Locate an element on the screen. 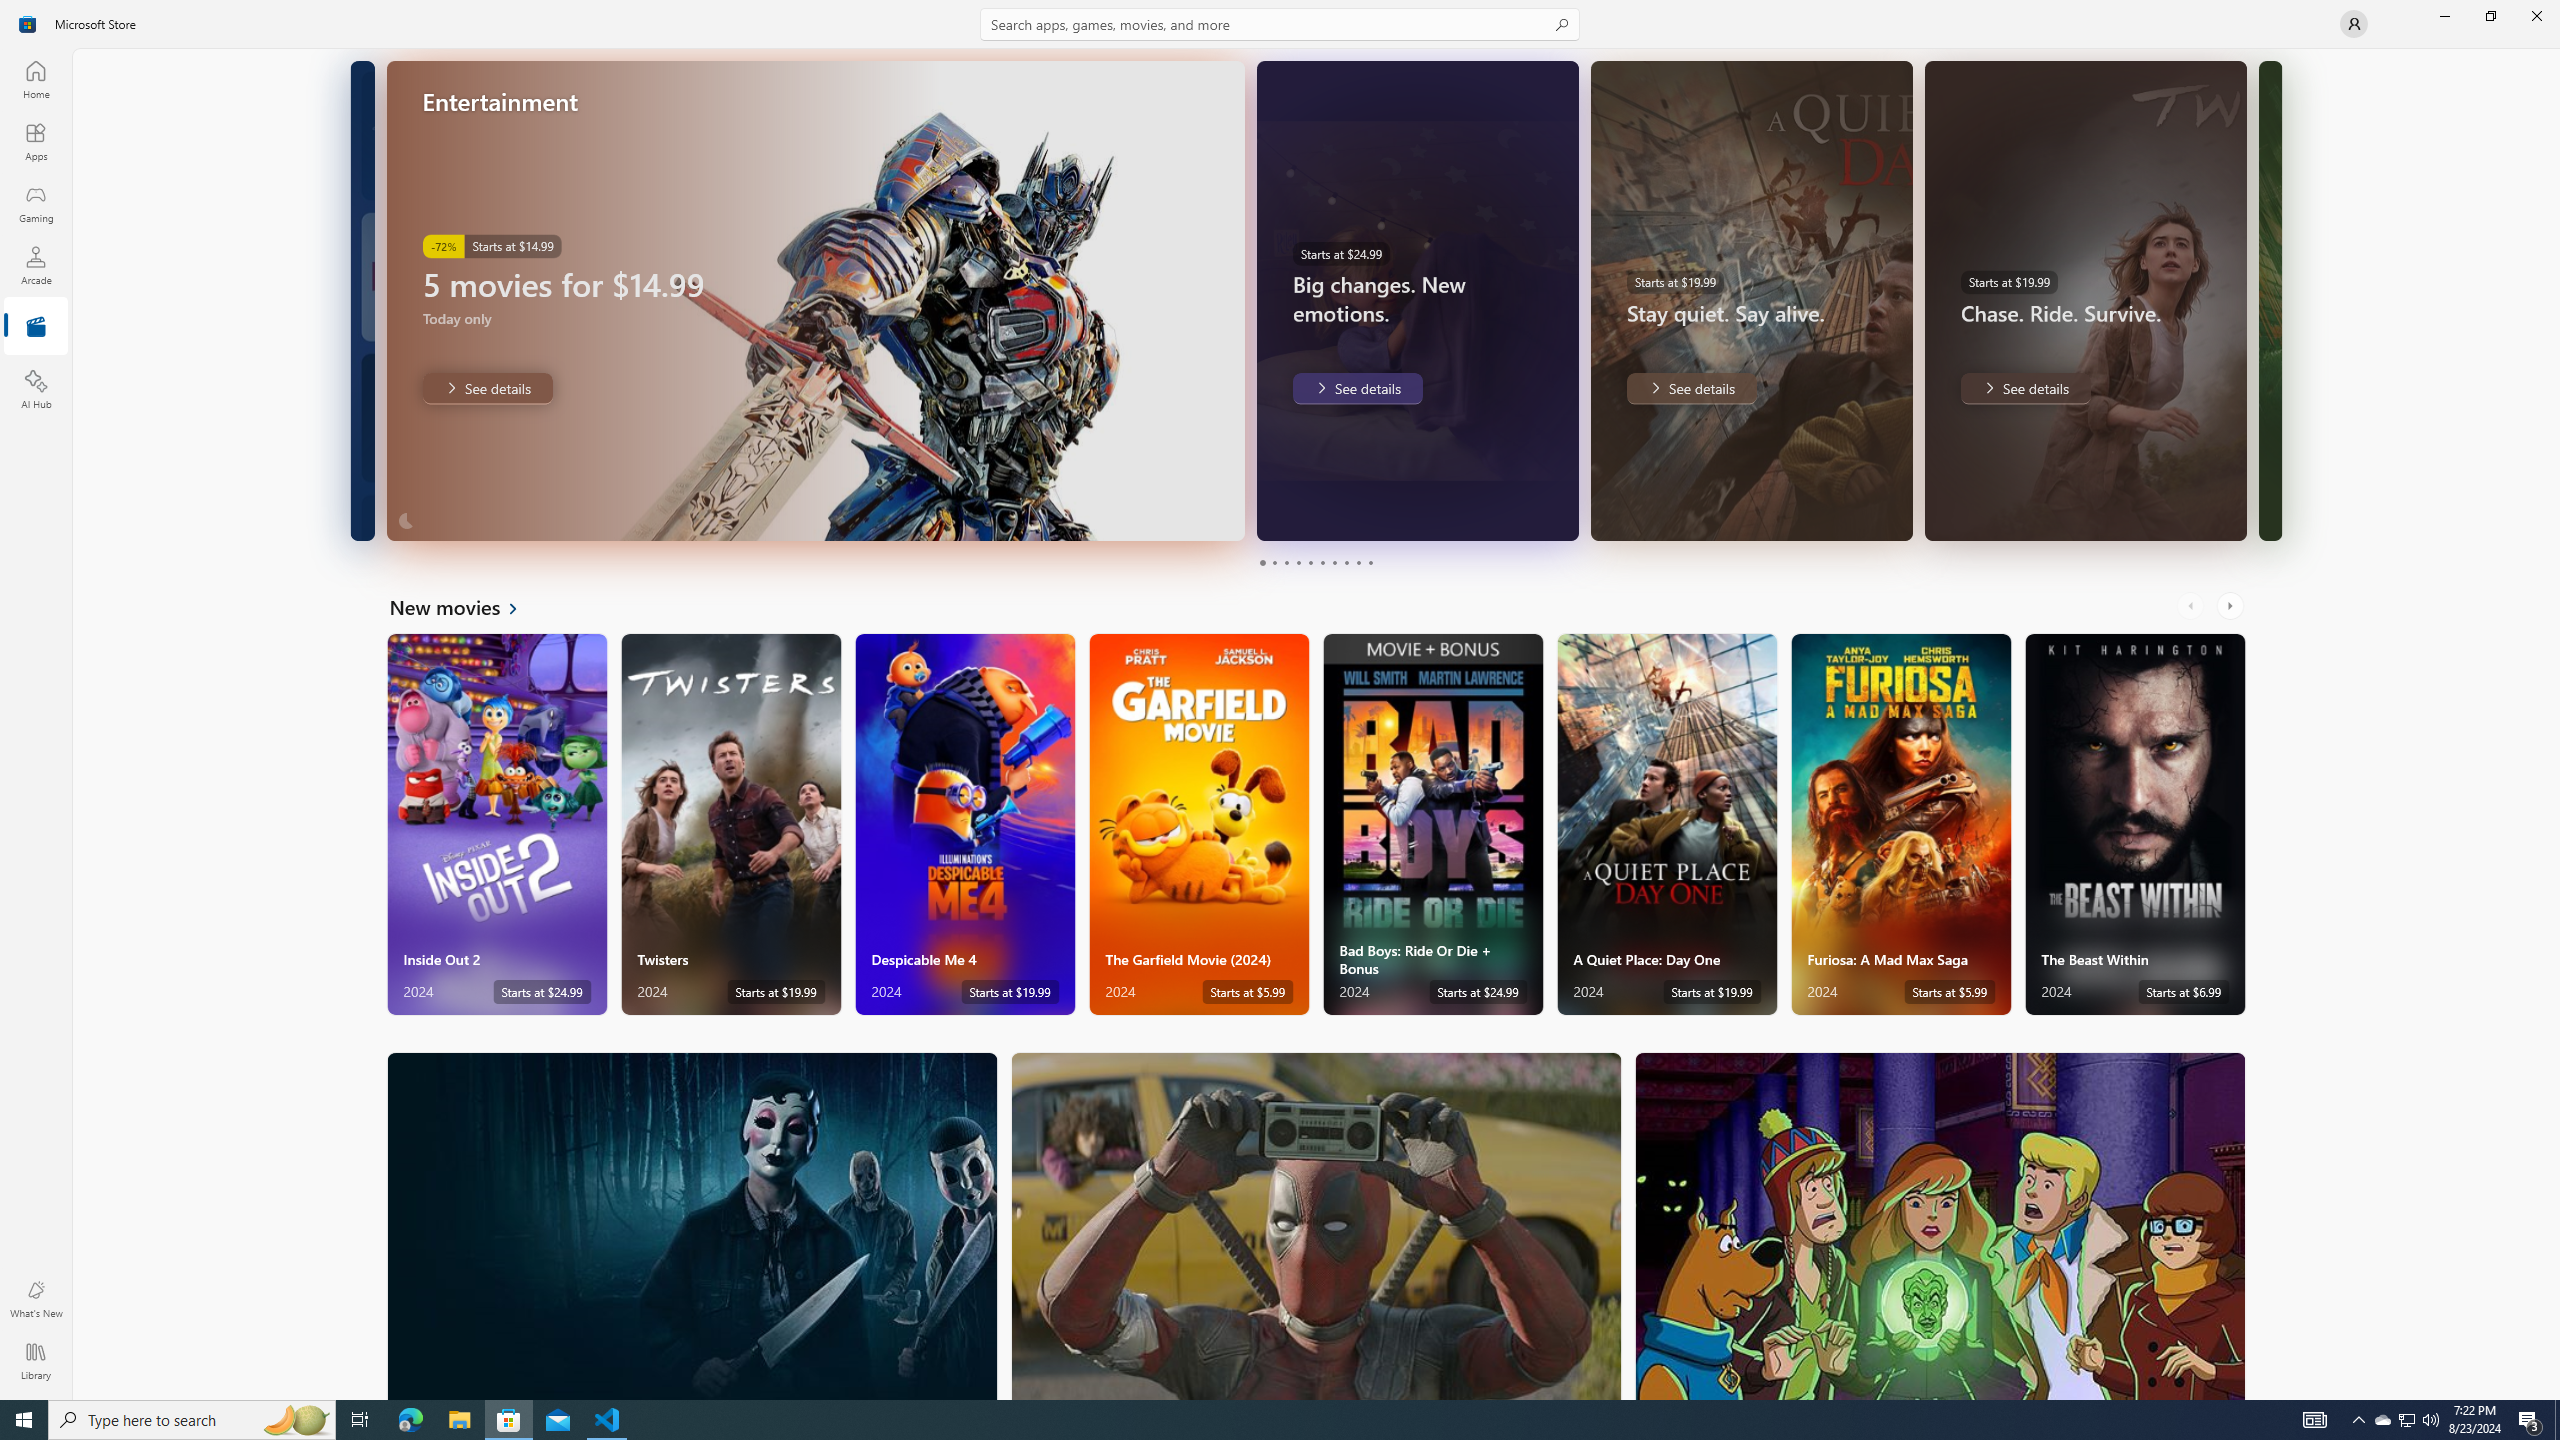 The image size is (2560, 1440). 'Apps' is located at coordinates (34, 141).